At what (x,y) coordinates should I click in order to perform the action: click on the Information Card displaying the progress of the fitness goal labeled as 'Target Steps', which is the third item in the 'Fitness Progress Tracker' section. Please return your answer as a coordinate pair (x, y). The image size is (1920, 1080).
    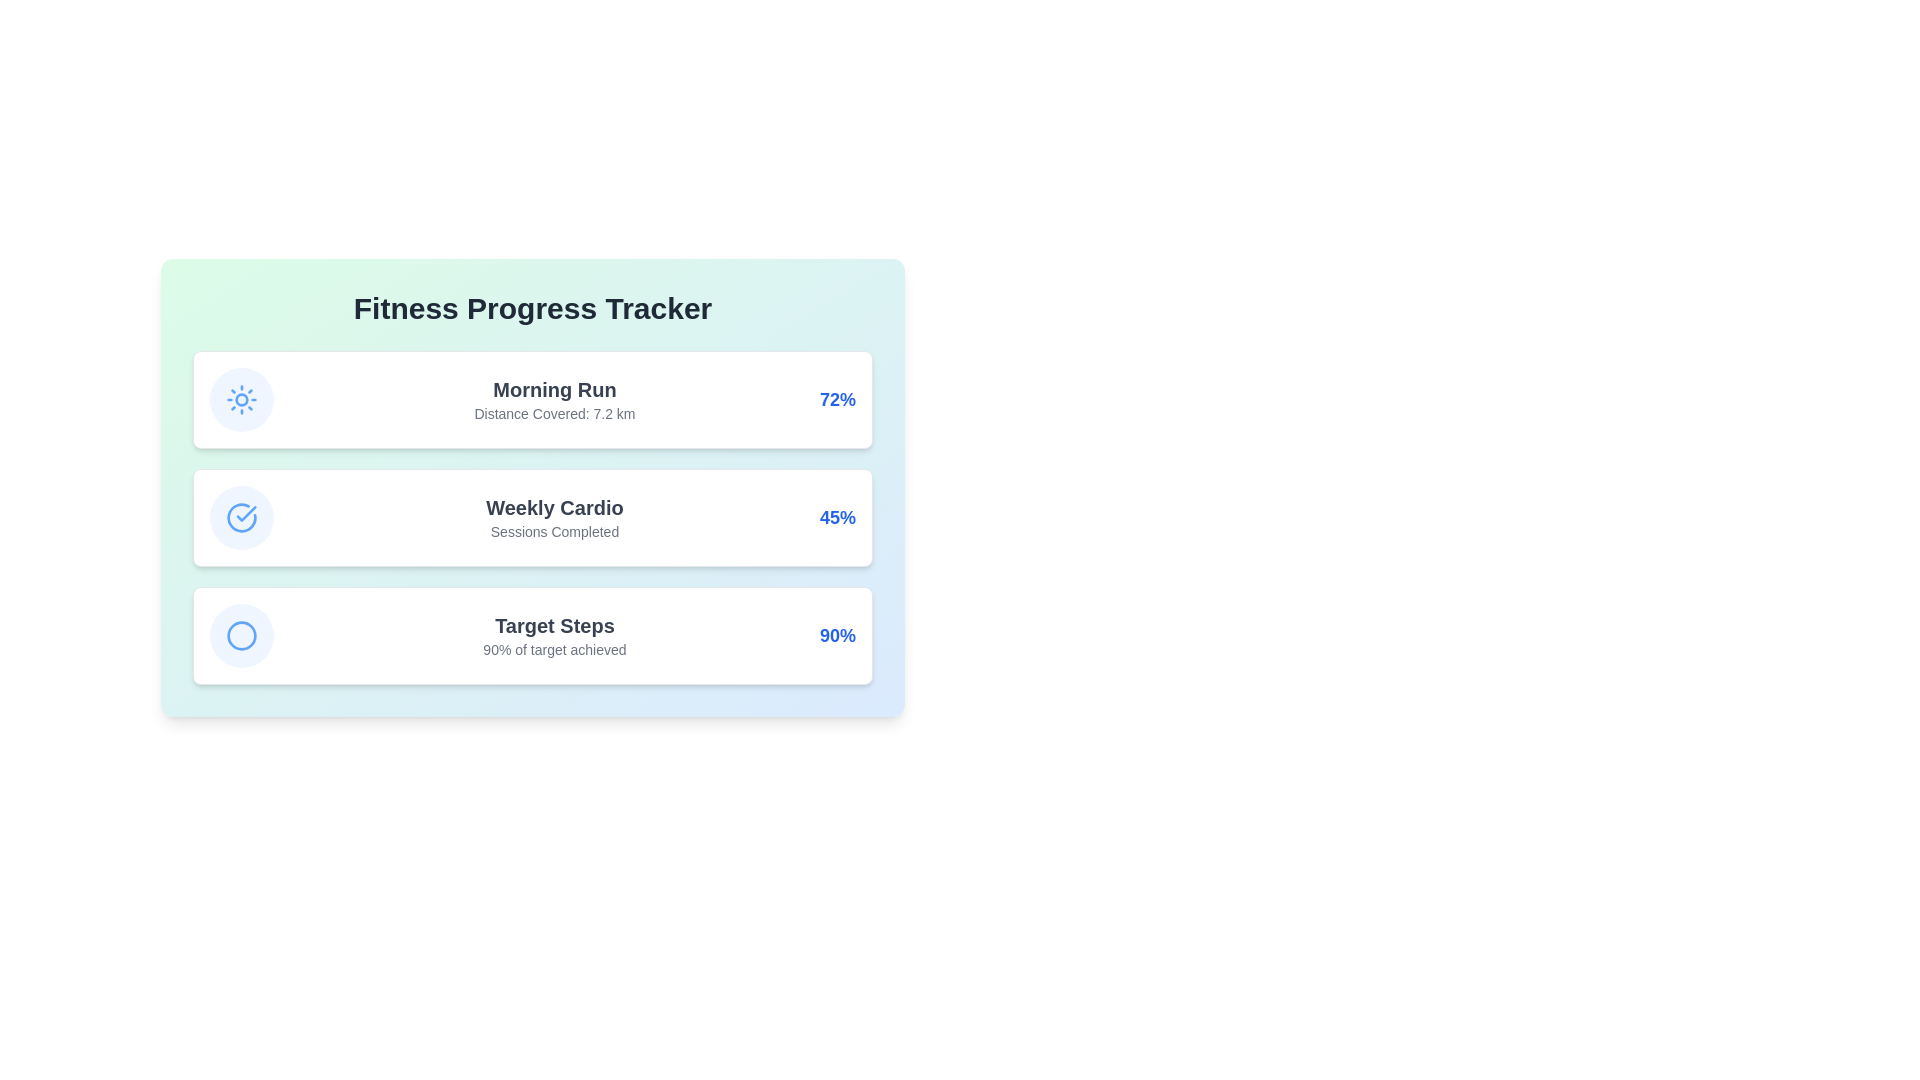
    Looking at the image, I should click on (532, 636).